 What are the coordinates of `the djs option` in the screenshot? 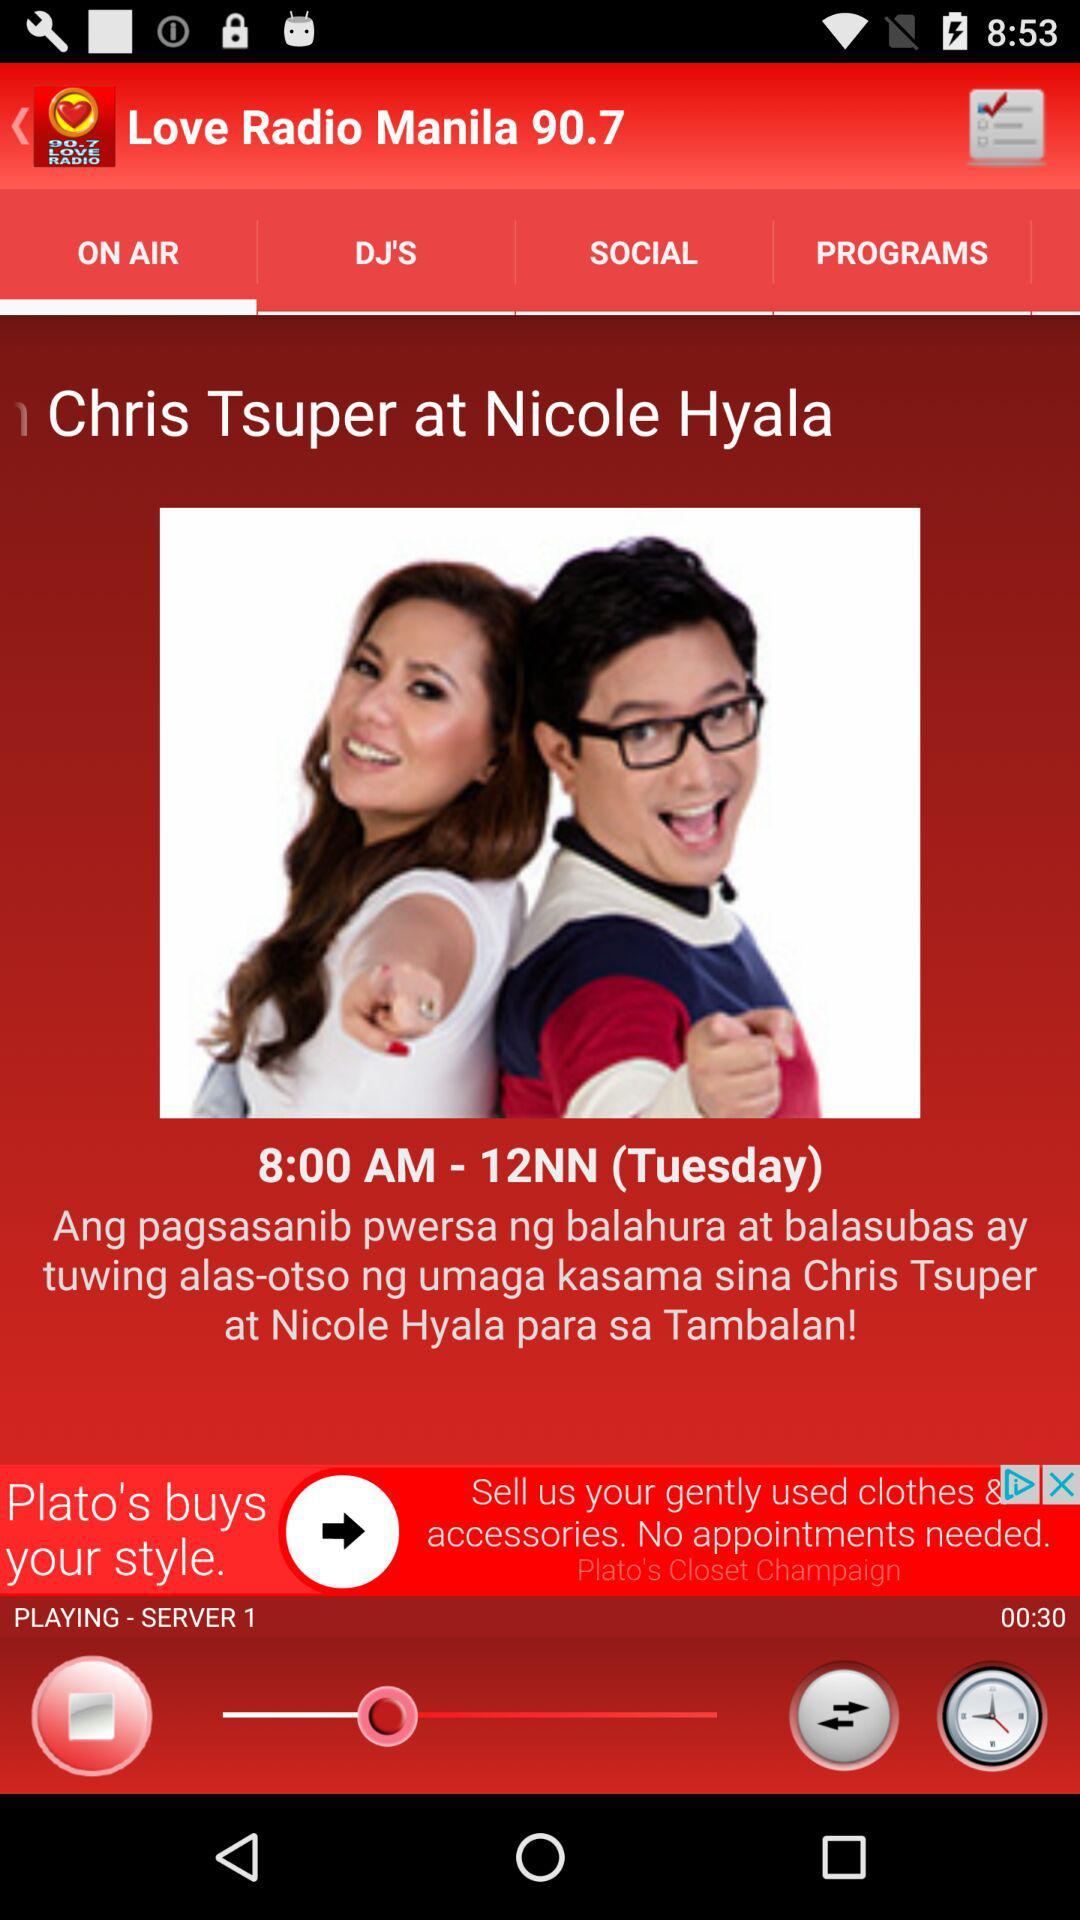 It's located at (386, 251).